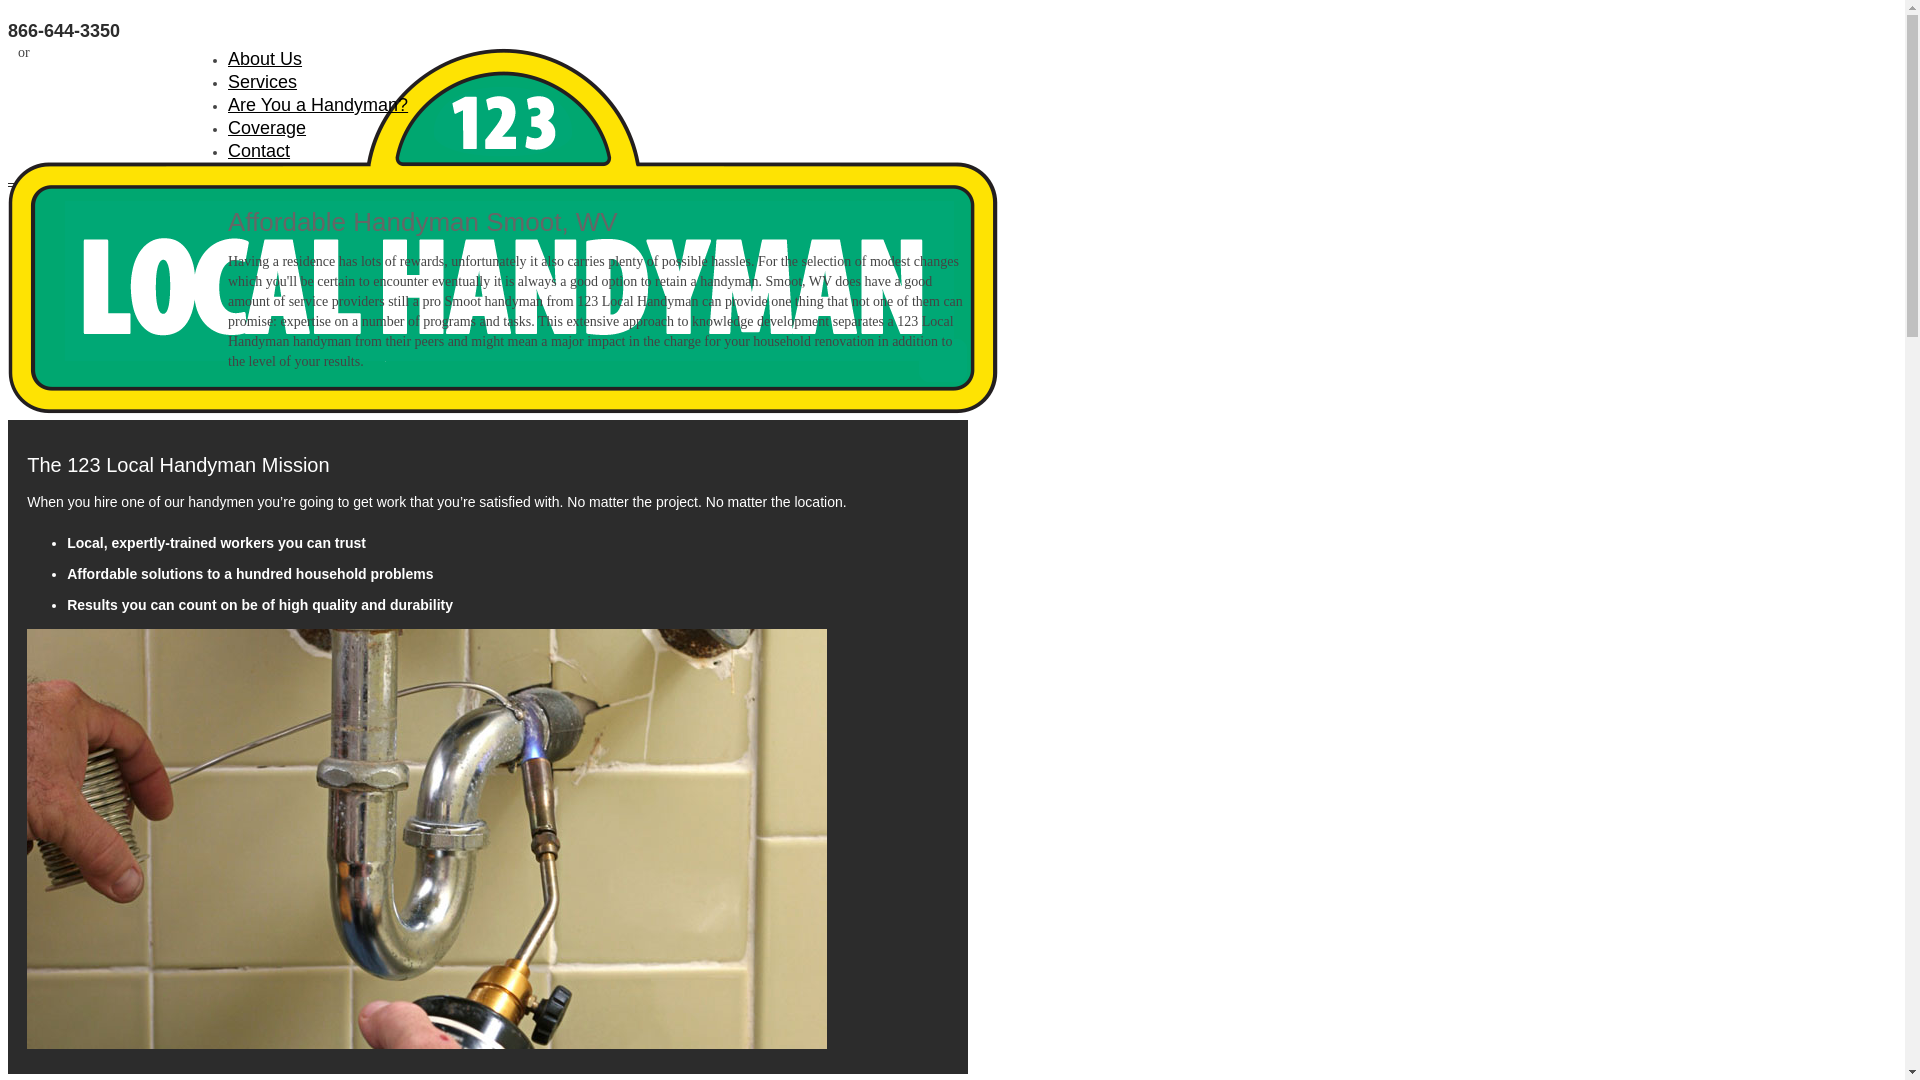  I want to click on '123 Local Handyman', so click(117, 233).